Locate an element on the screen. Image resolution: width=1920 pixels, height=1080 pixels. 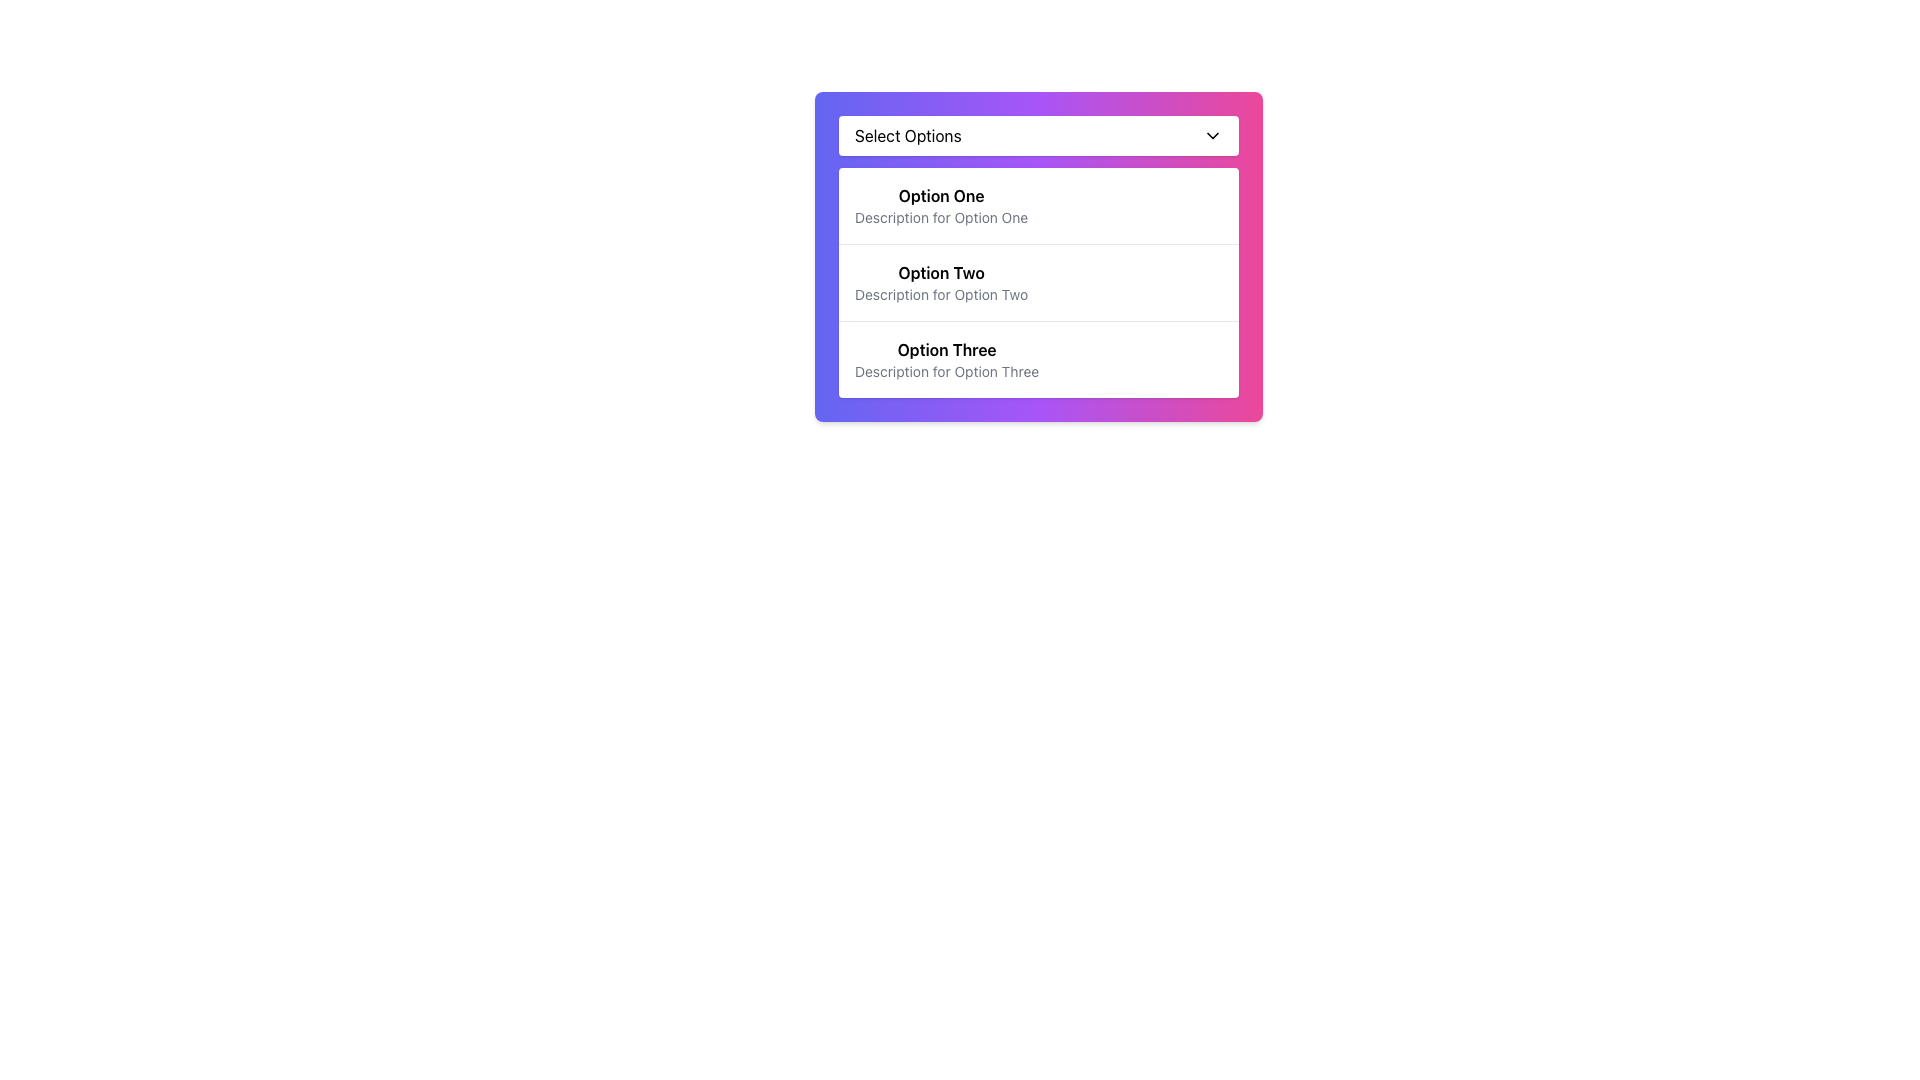
the dropdown menu item labeled 'Option Three' is located at coordinates (1038, 358).